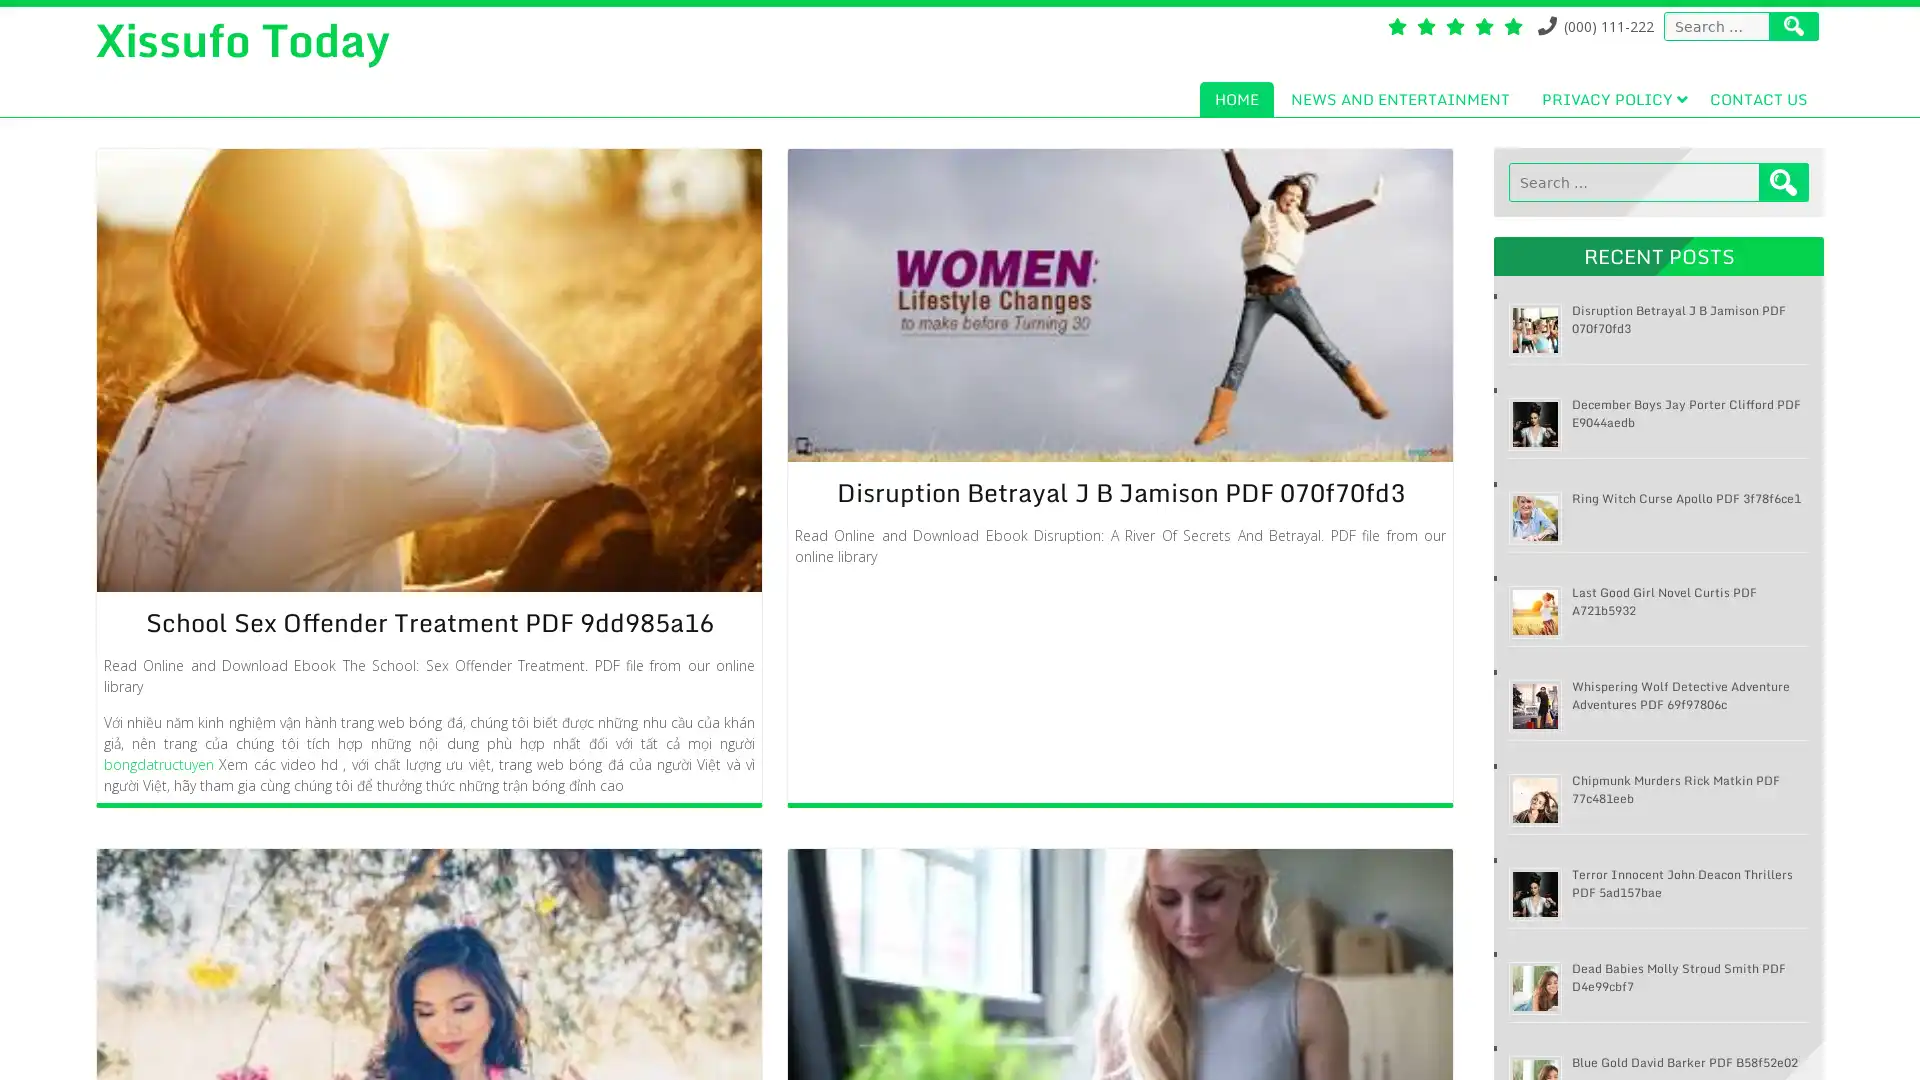 This screenshot has height=1080, width=1920. Describe the element at coordinates (1794, 26) in the screenshot. I see `Search` at that location.